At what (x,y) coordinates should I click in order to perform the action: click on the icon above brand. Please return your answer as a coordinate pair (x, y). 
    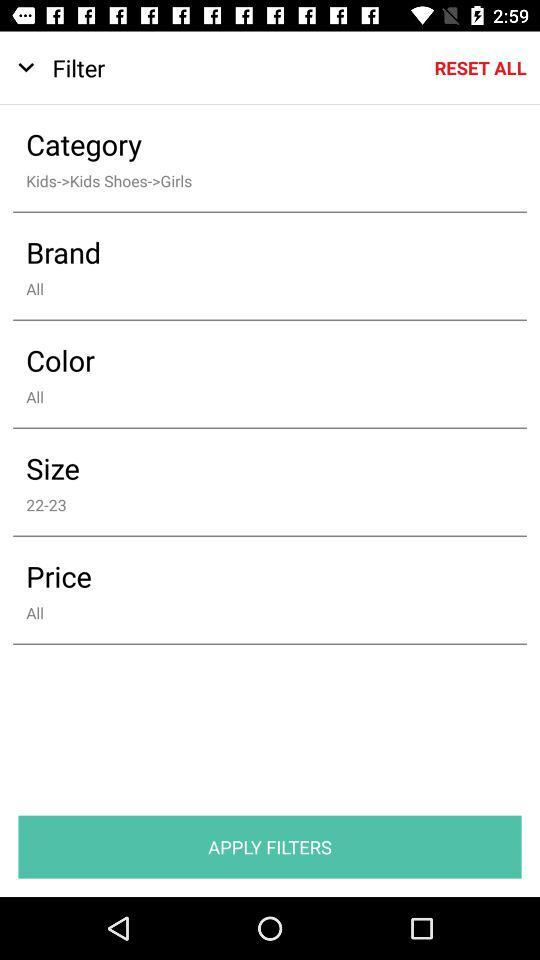
    Looking at the image, I should click on (256, 179).